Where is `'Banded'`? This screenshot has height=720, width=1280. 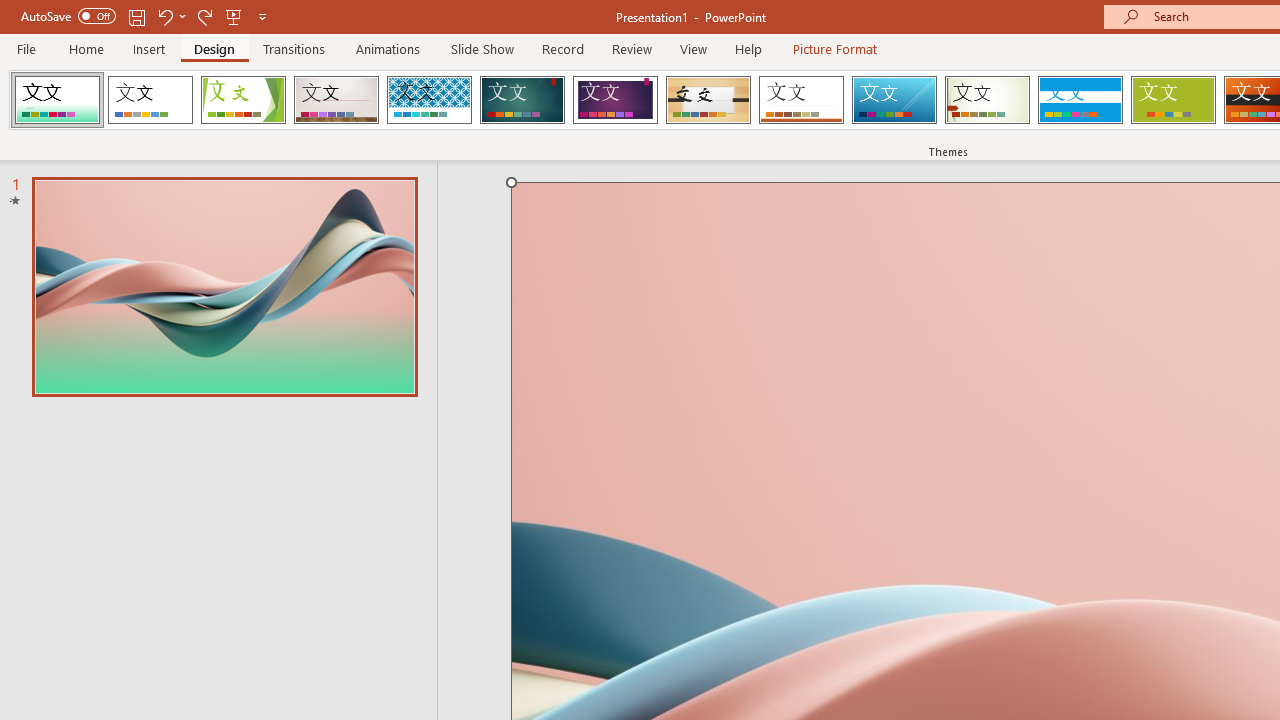 'Banded' is located at coordinates (1079, 100).